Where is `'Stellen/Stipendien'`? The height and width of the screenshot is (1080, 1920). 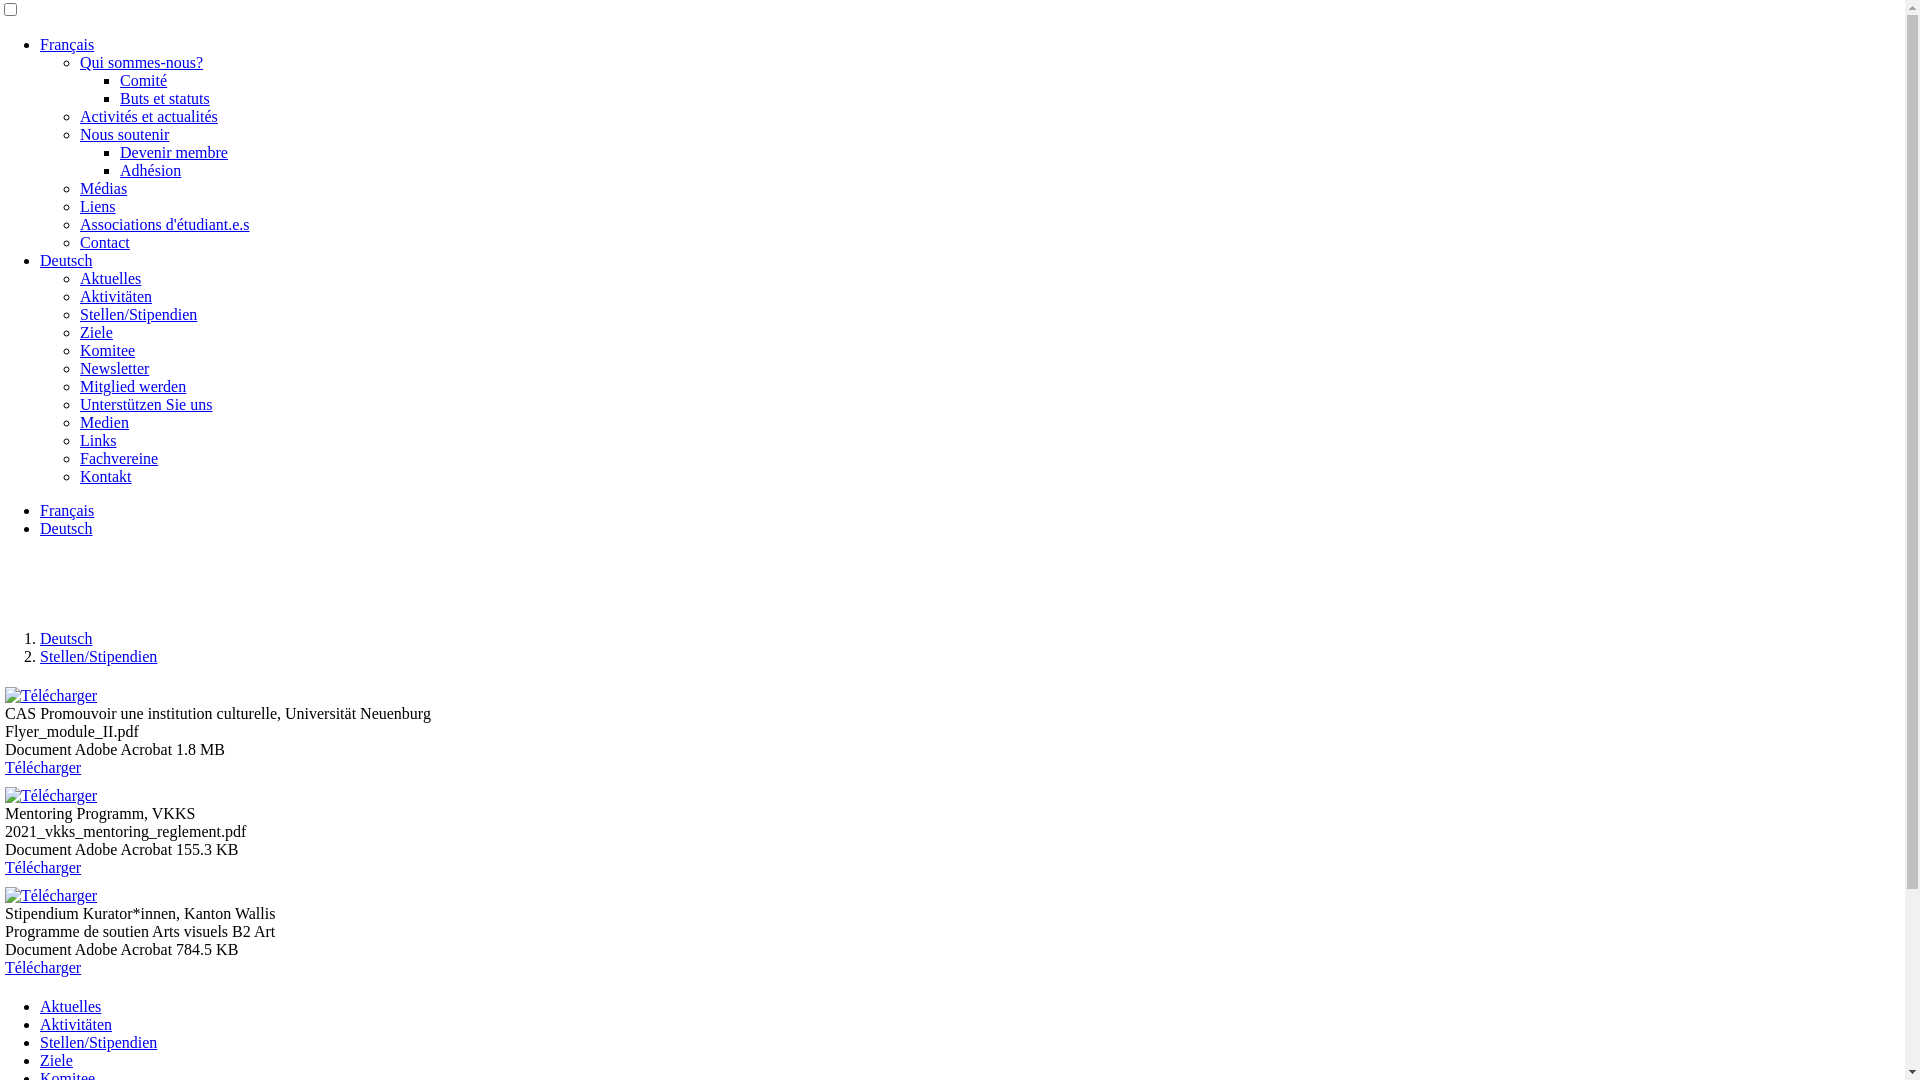
'Stellen/Stipendien' is located at coordinates (97, 1041).